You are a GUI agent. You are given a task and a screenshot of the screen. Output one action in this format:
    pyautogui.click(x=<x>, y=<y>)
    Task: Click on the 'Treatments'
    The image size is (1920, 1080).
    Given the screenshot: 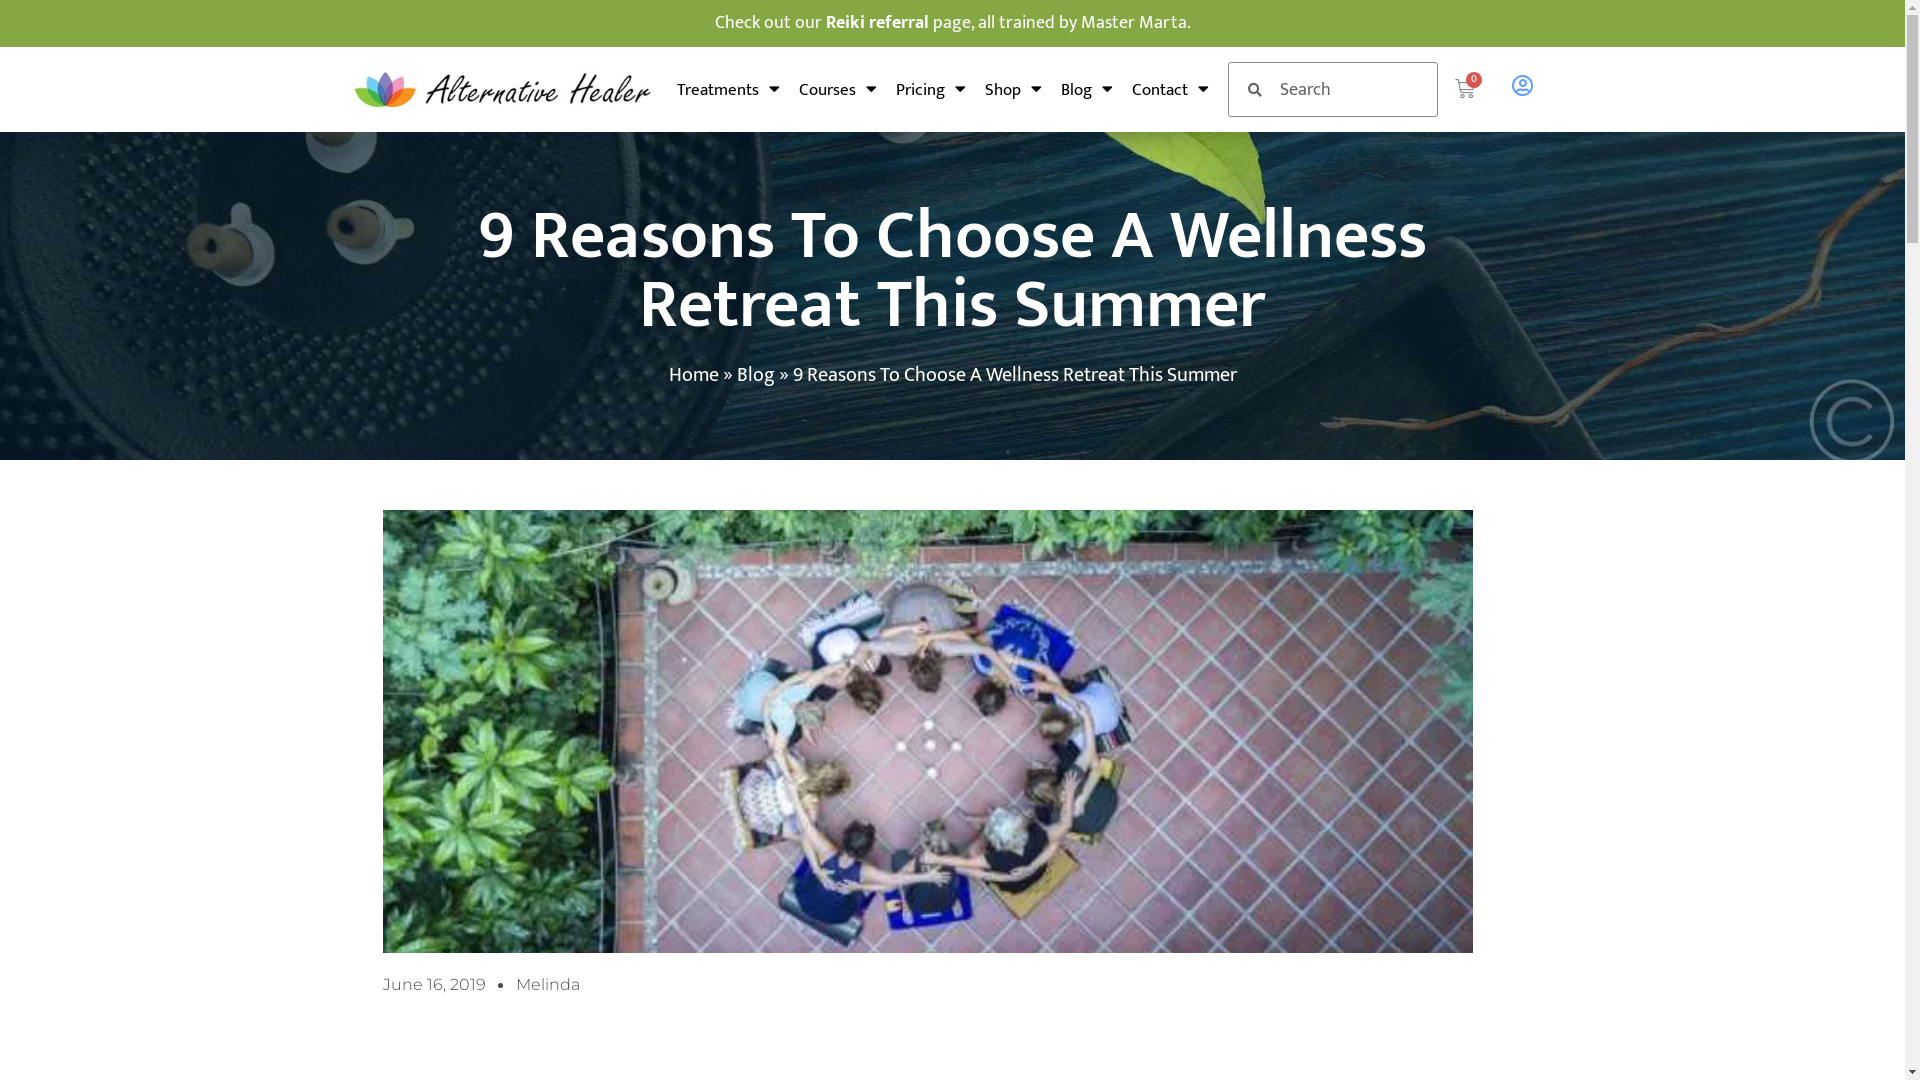 What is the action you would take?
    pyautogui.click(x=676, y=87)
    